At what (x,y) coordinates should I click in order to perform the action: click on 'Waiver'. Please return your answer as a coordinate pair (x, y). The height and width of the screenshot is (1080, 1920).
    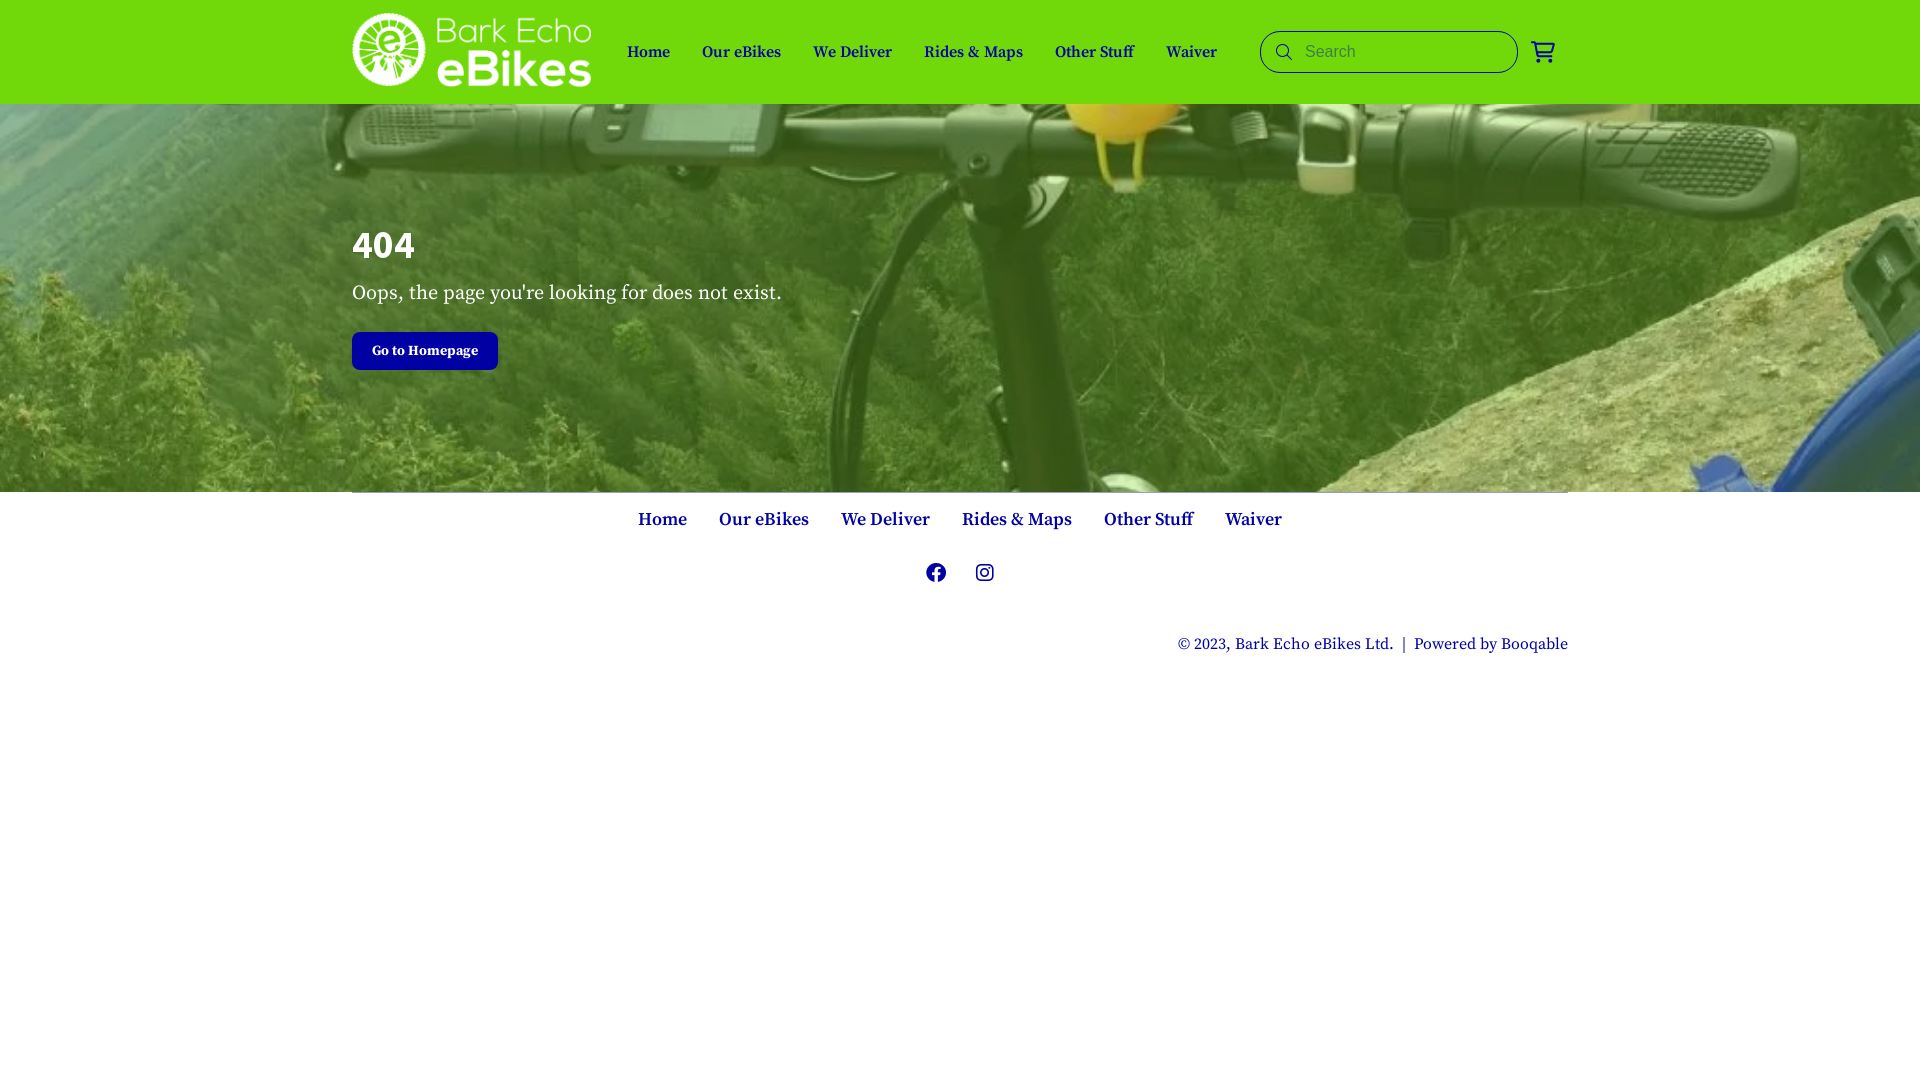
    Looking at the image, I should click on (1252, 519).